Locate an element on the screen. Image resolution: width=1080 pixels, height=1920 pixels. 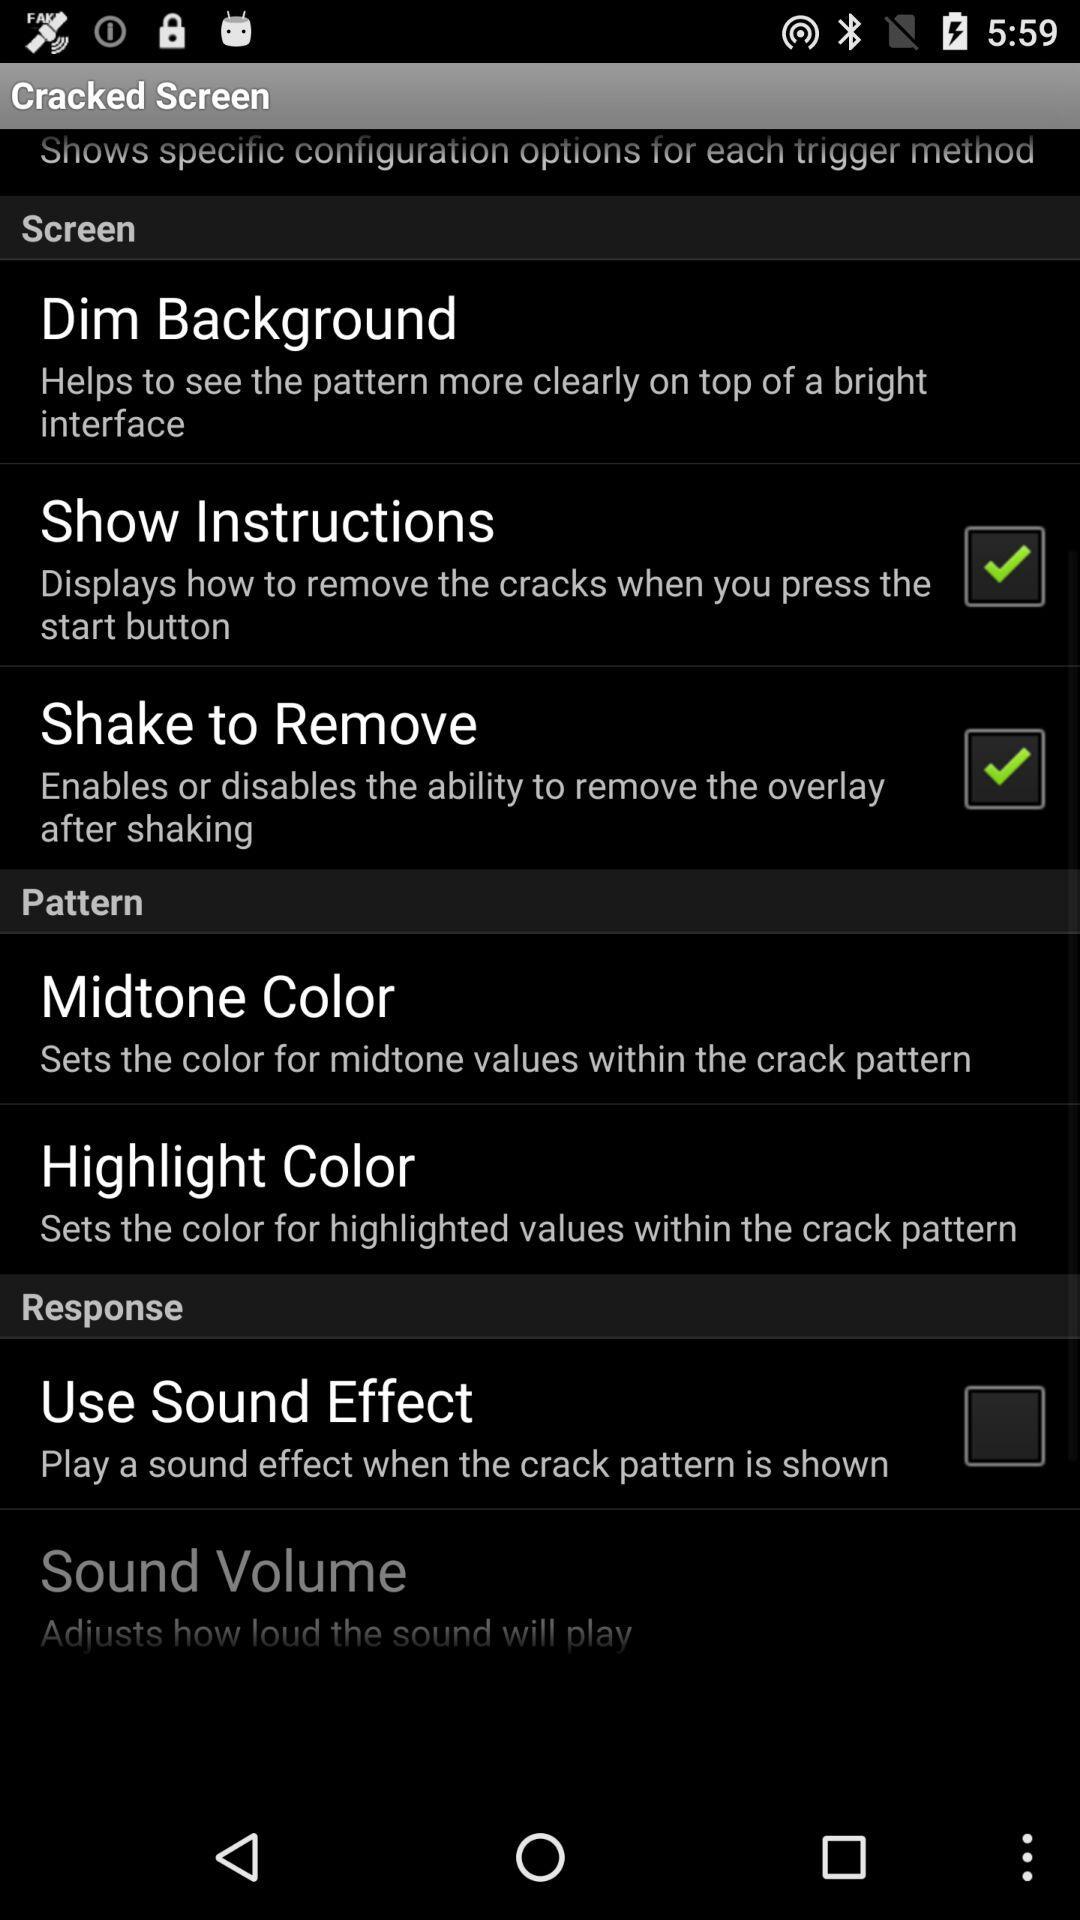
the helps to see app is located at coordinates (537, 400).